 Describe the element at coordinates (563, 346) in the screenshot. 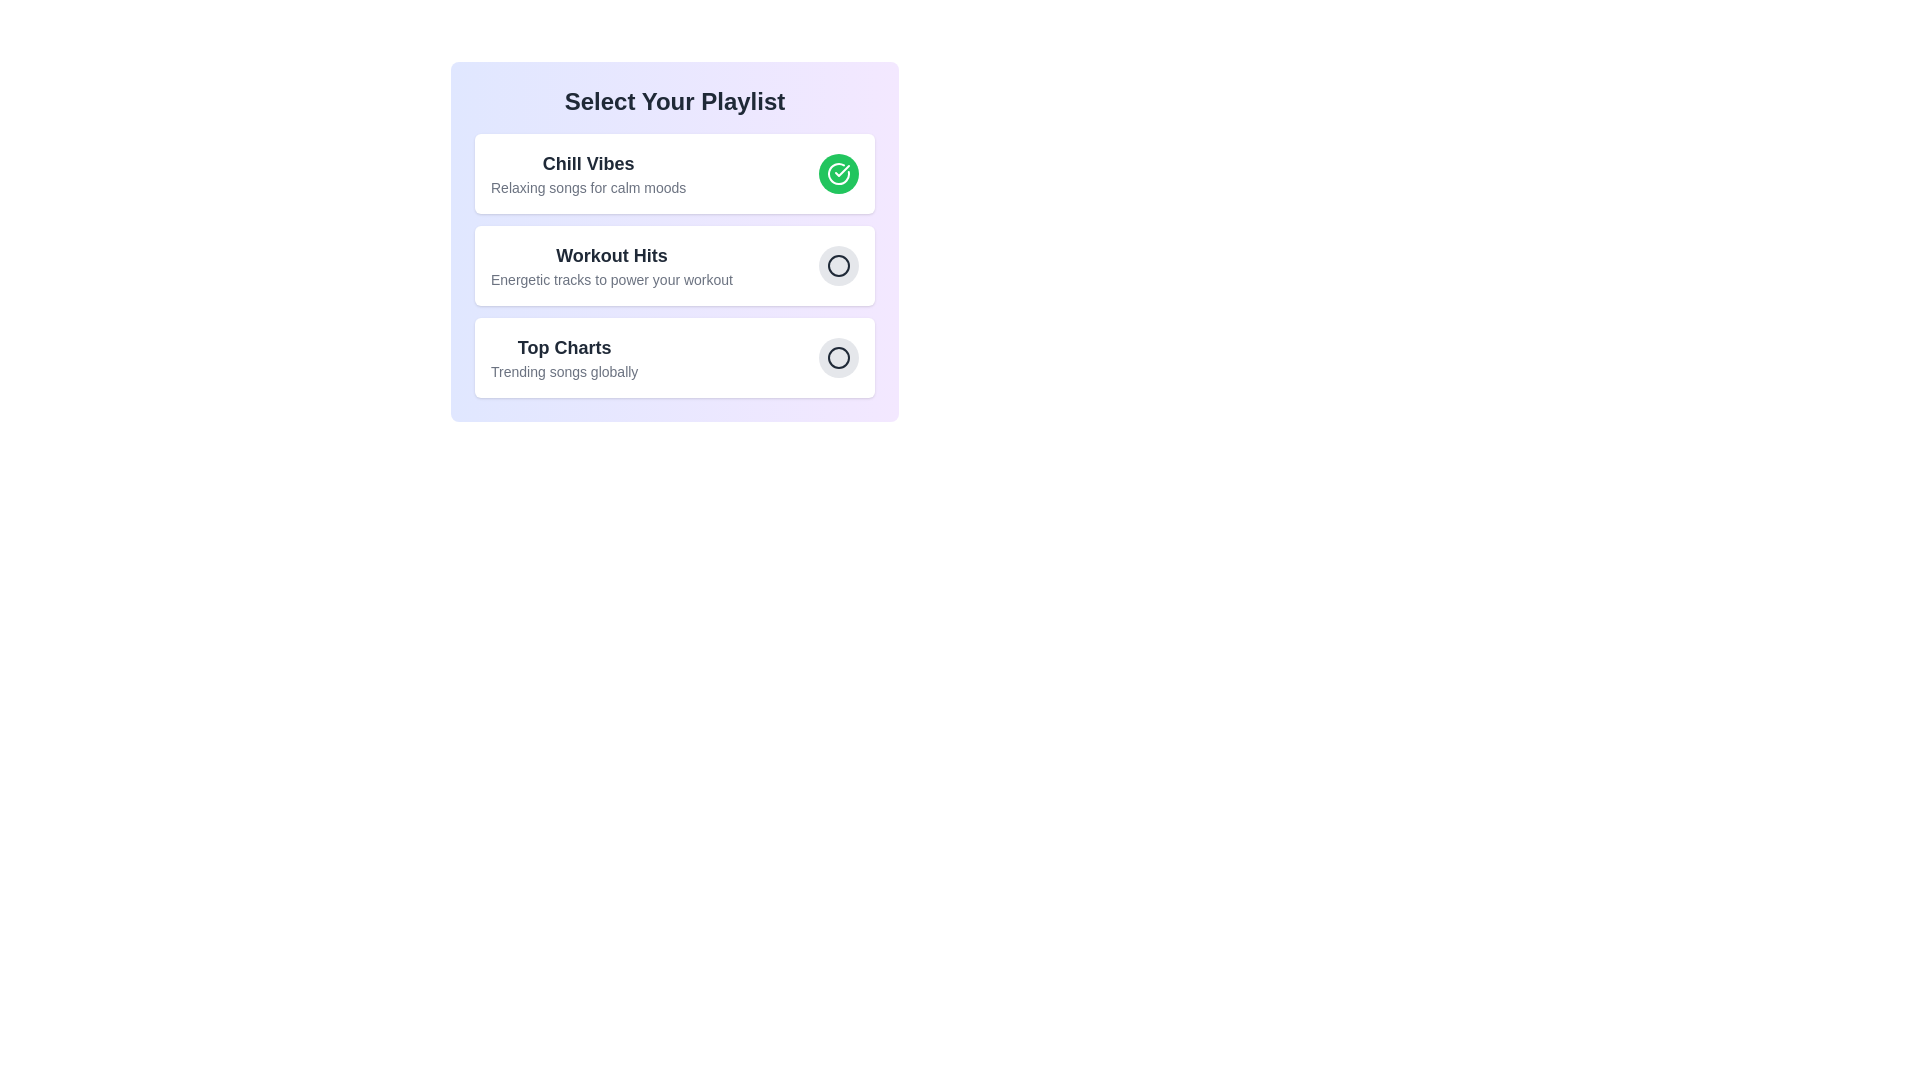

I see `the title text of the playlist Top Charts` at that location.